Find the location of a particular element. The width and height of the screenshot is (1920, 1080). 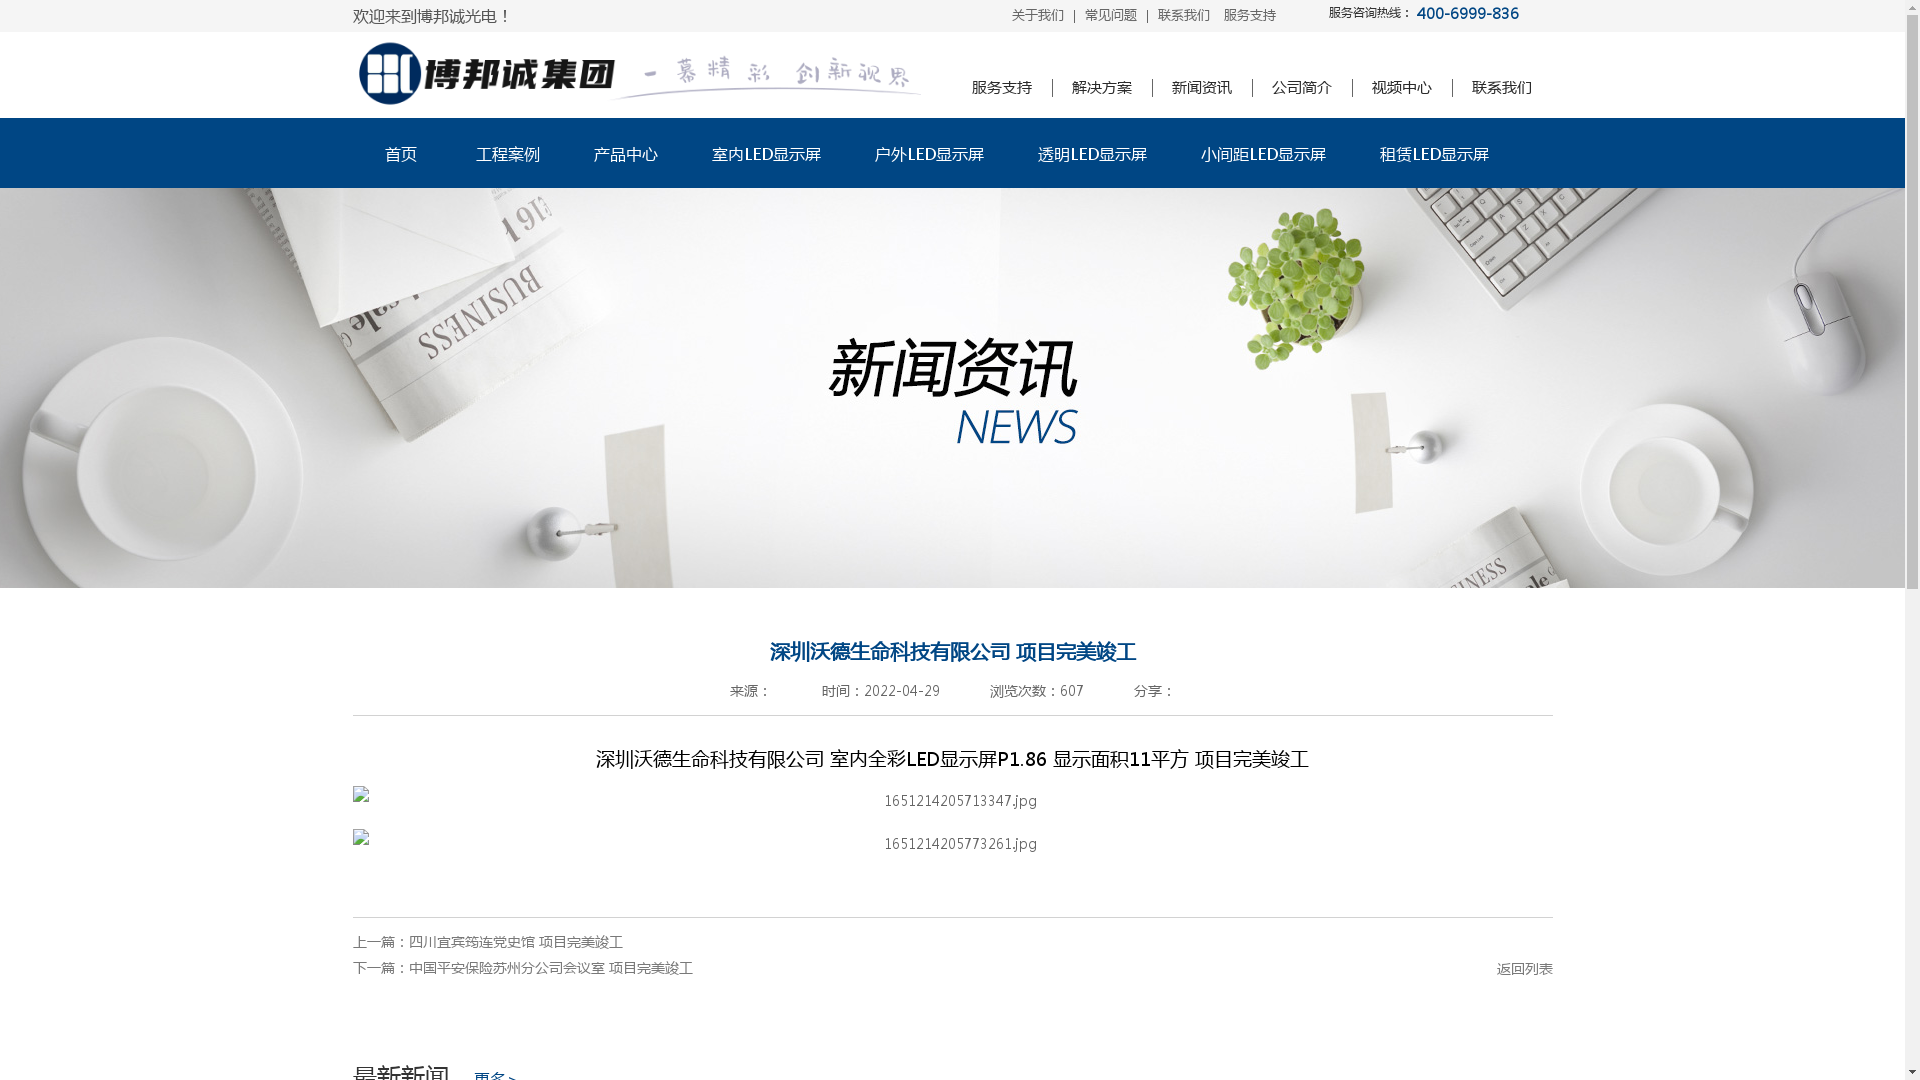

'1652404829435409.jpg' is located at coordinates (351, 798).